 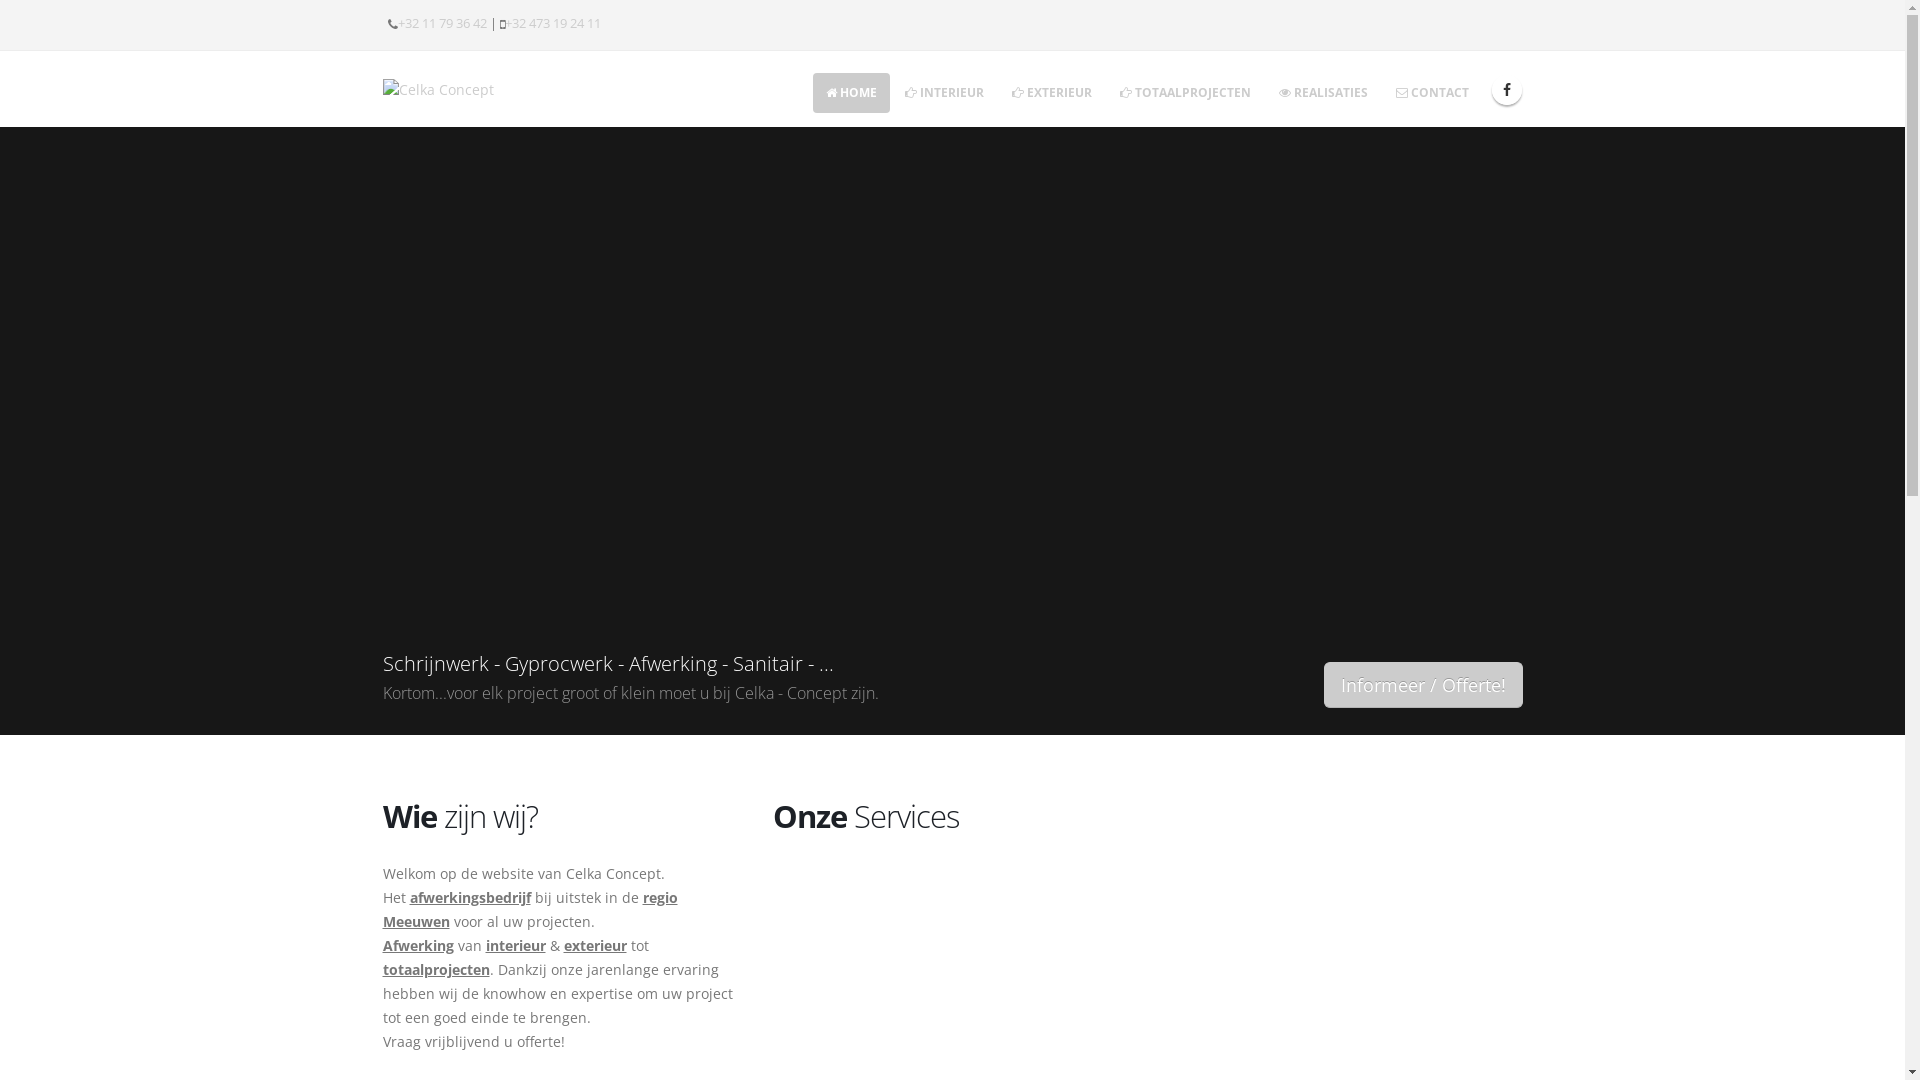 I want to click on 'TOTAALPROJECTEN', so click(x=1184, y=92).